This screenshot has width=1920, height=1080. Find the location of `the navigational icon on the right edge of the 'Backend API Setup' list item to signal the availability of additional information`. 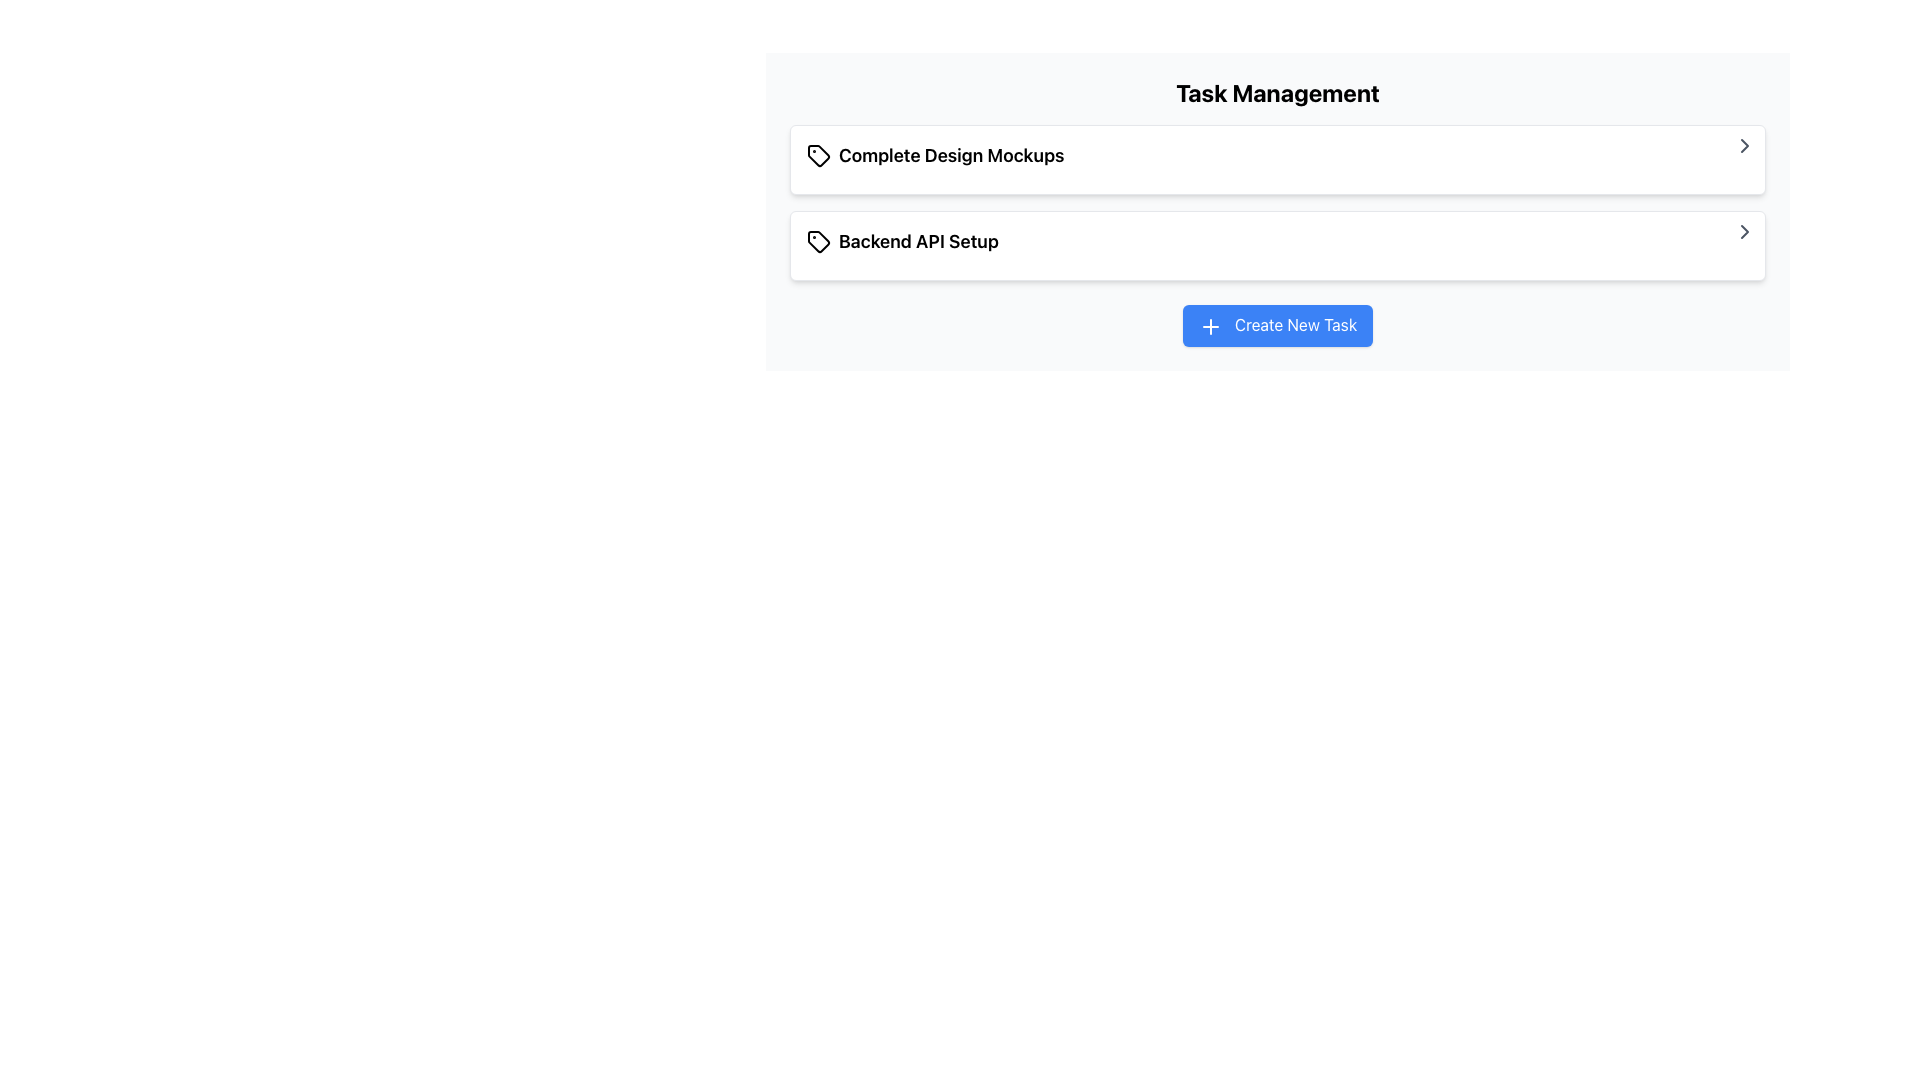

the navigational icon on the right edge of the 'Backend API Setup' list item to signal the availability of additional information is located at coordinates (1744, 145).